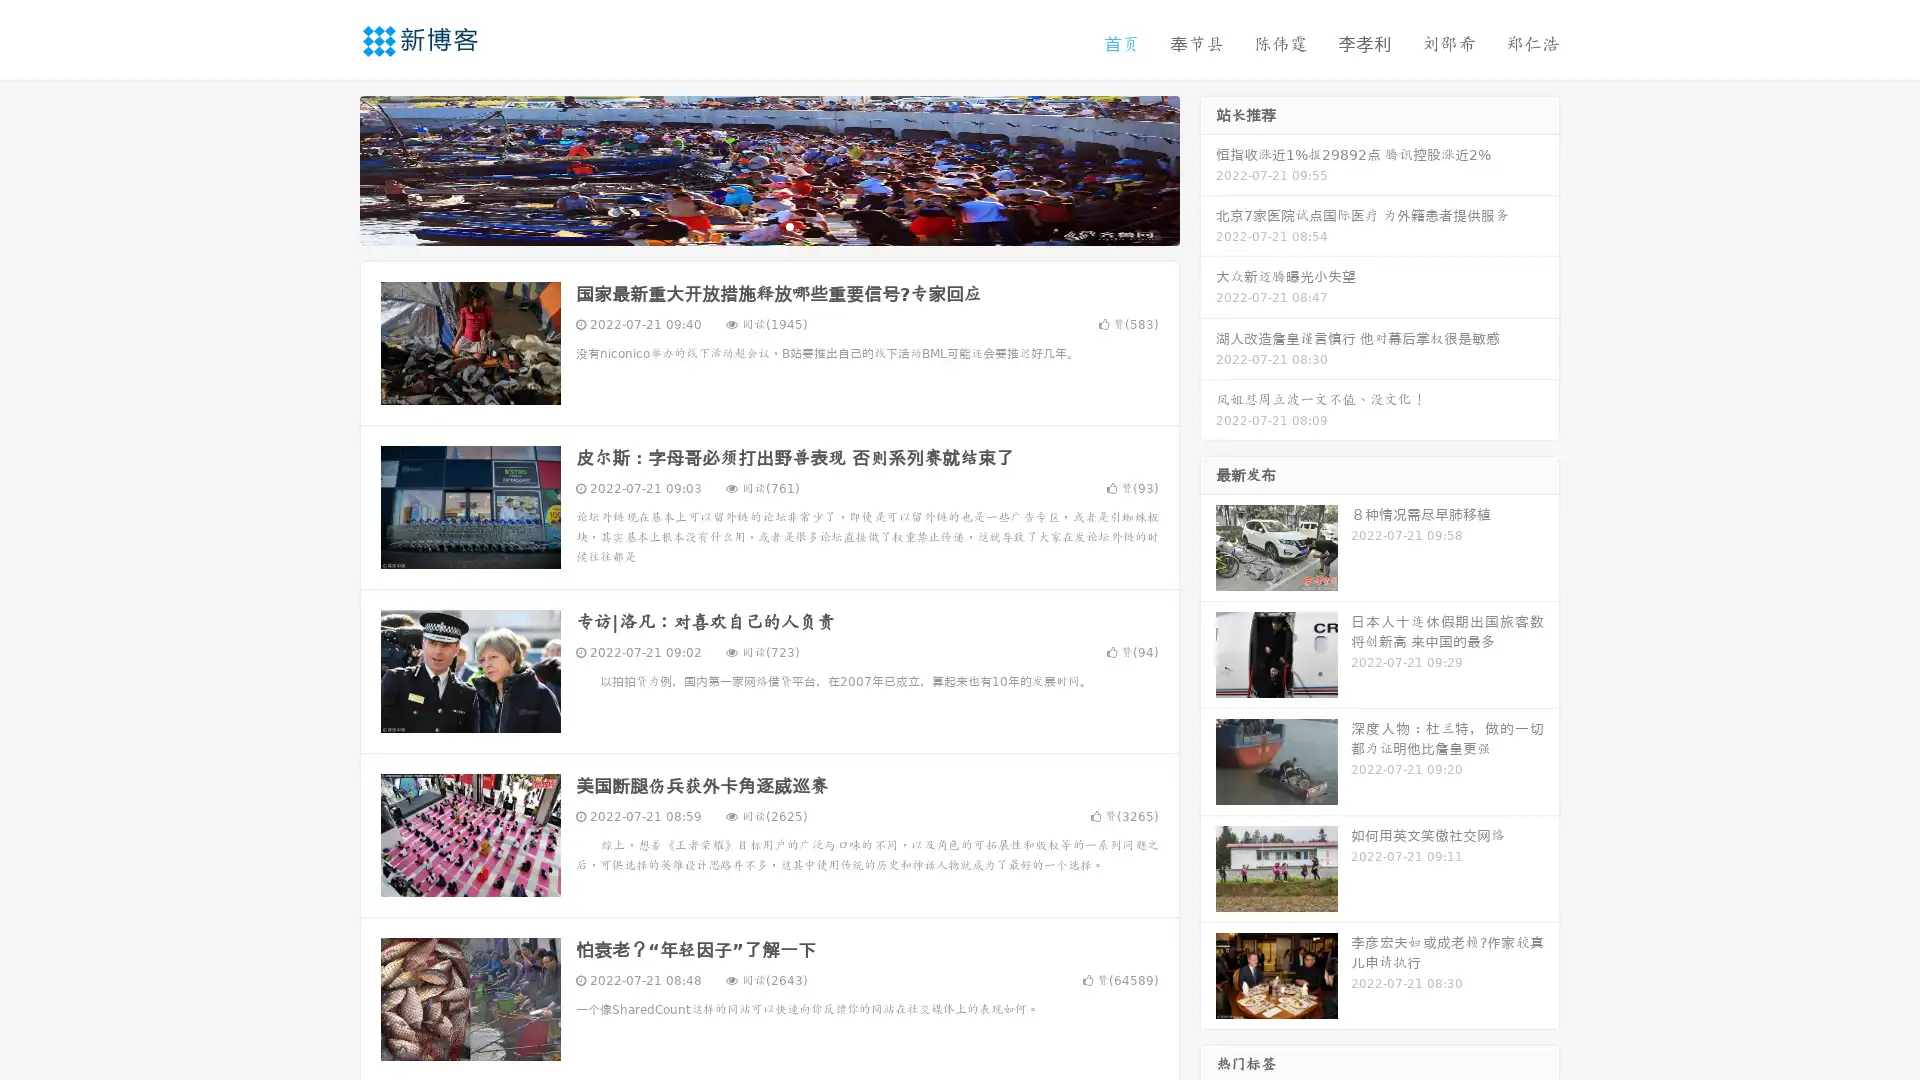 This screenshot has width=1920, height=1080. What do you see at coordinates (789, 225) in the screenshot?
I see `Go to slide 3` at bounding box center [789, 225].